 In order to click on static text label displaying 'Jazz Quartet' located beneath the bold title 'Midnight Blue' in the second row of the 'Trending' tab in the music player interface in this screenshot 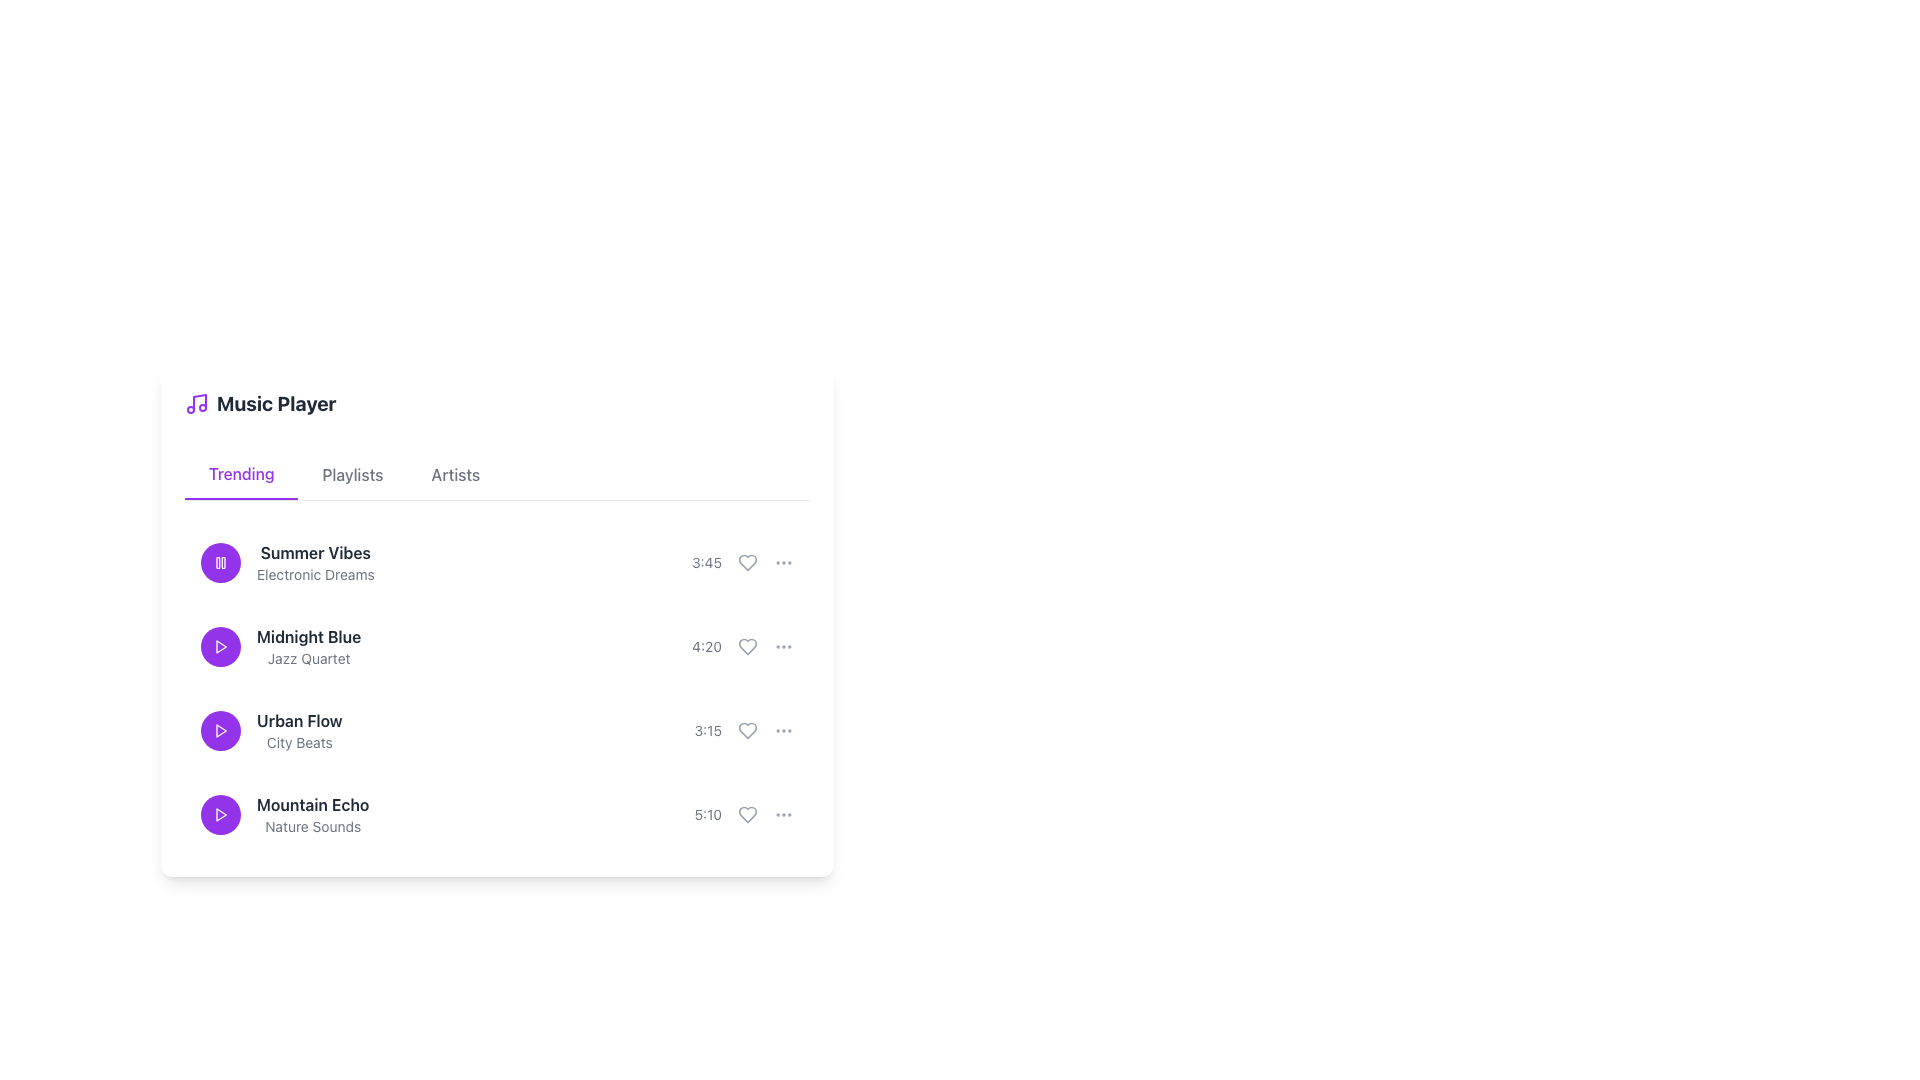, I will do `click(308, 659)`.